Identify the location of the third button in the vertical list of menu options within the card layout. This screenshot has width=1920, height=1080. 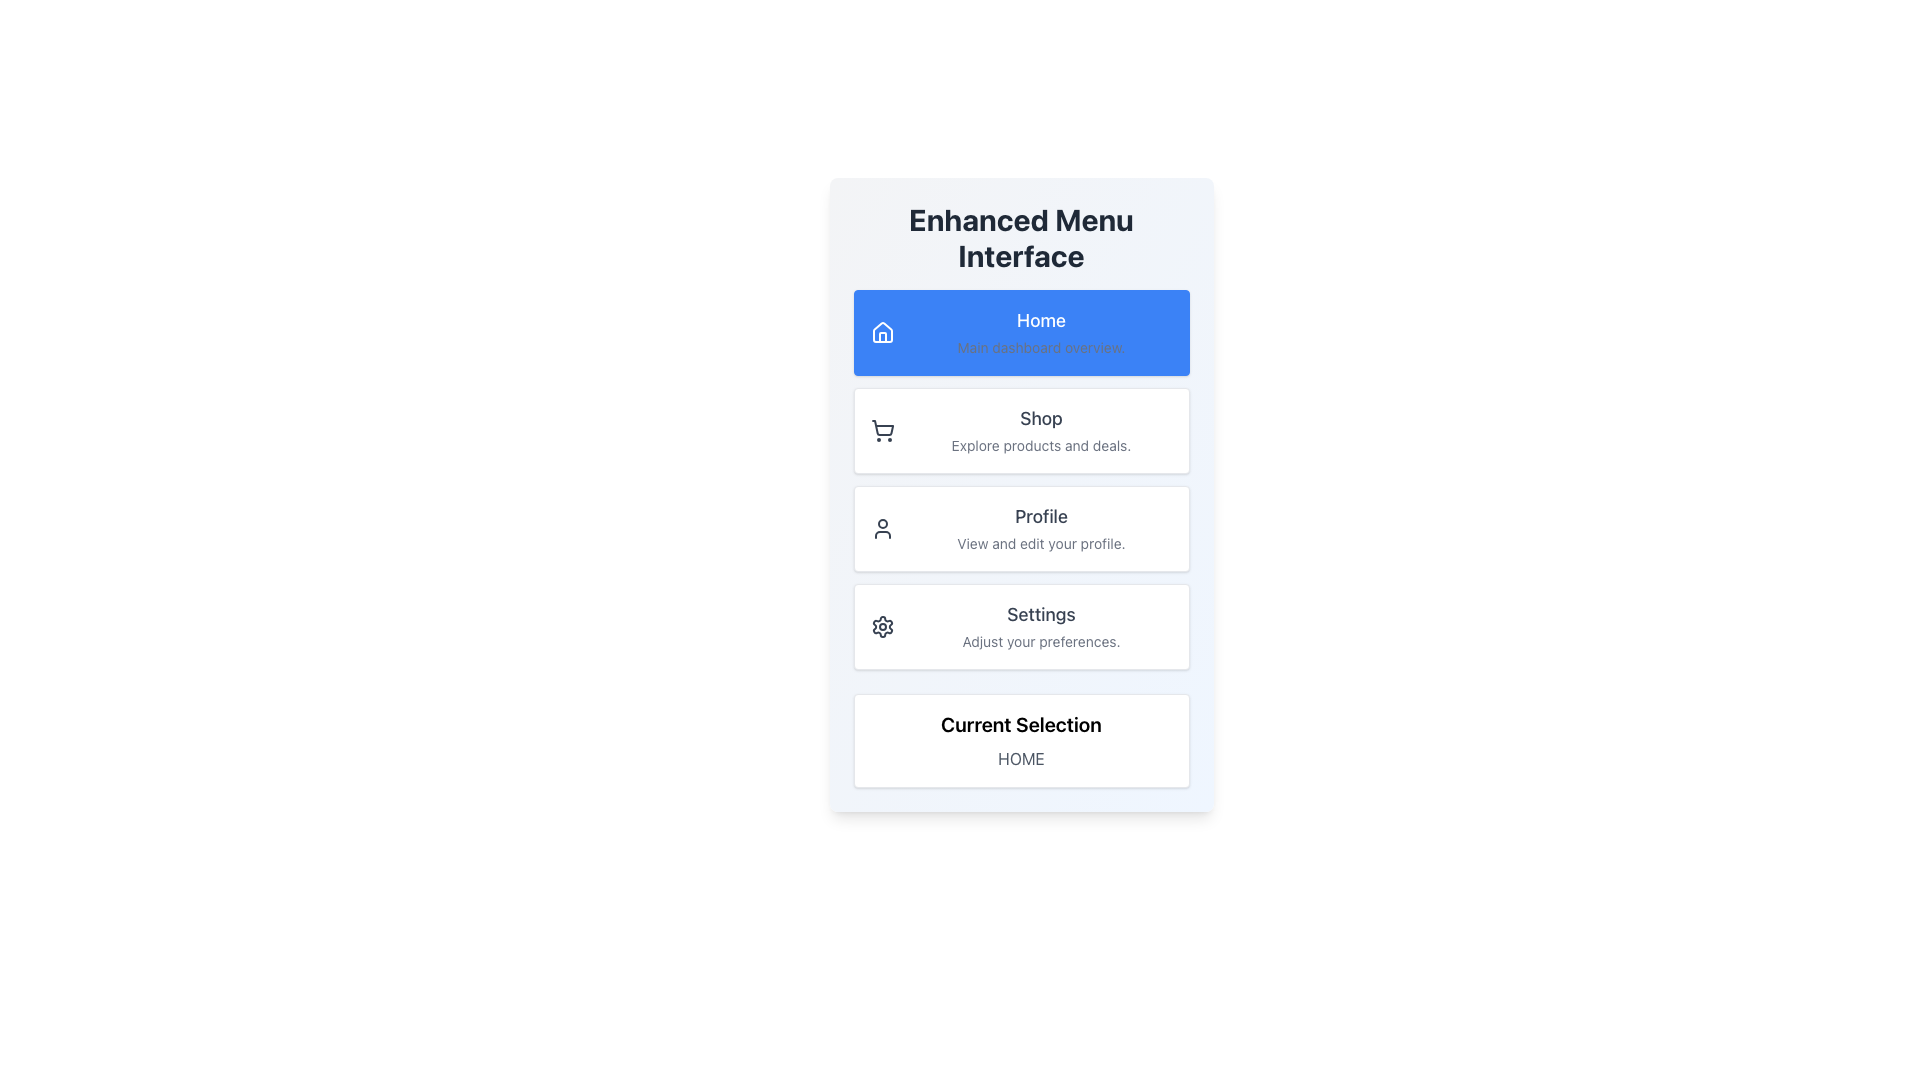
(1021, 527).